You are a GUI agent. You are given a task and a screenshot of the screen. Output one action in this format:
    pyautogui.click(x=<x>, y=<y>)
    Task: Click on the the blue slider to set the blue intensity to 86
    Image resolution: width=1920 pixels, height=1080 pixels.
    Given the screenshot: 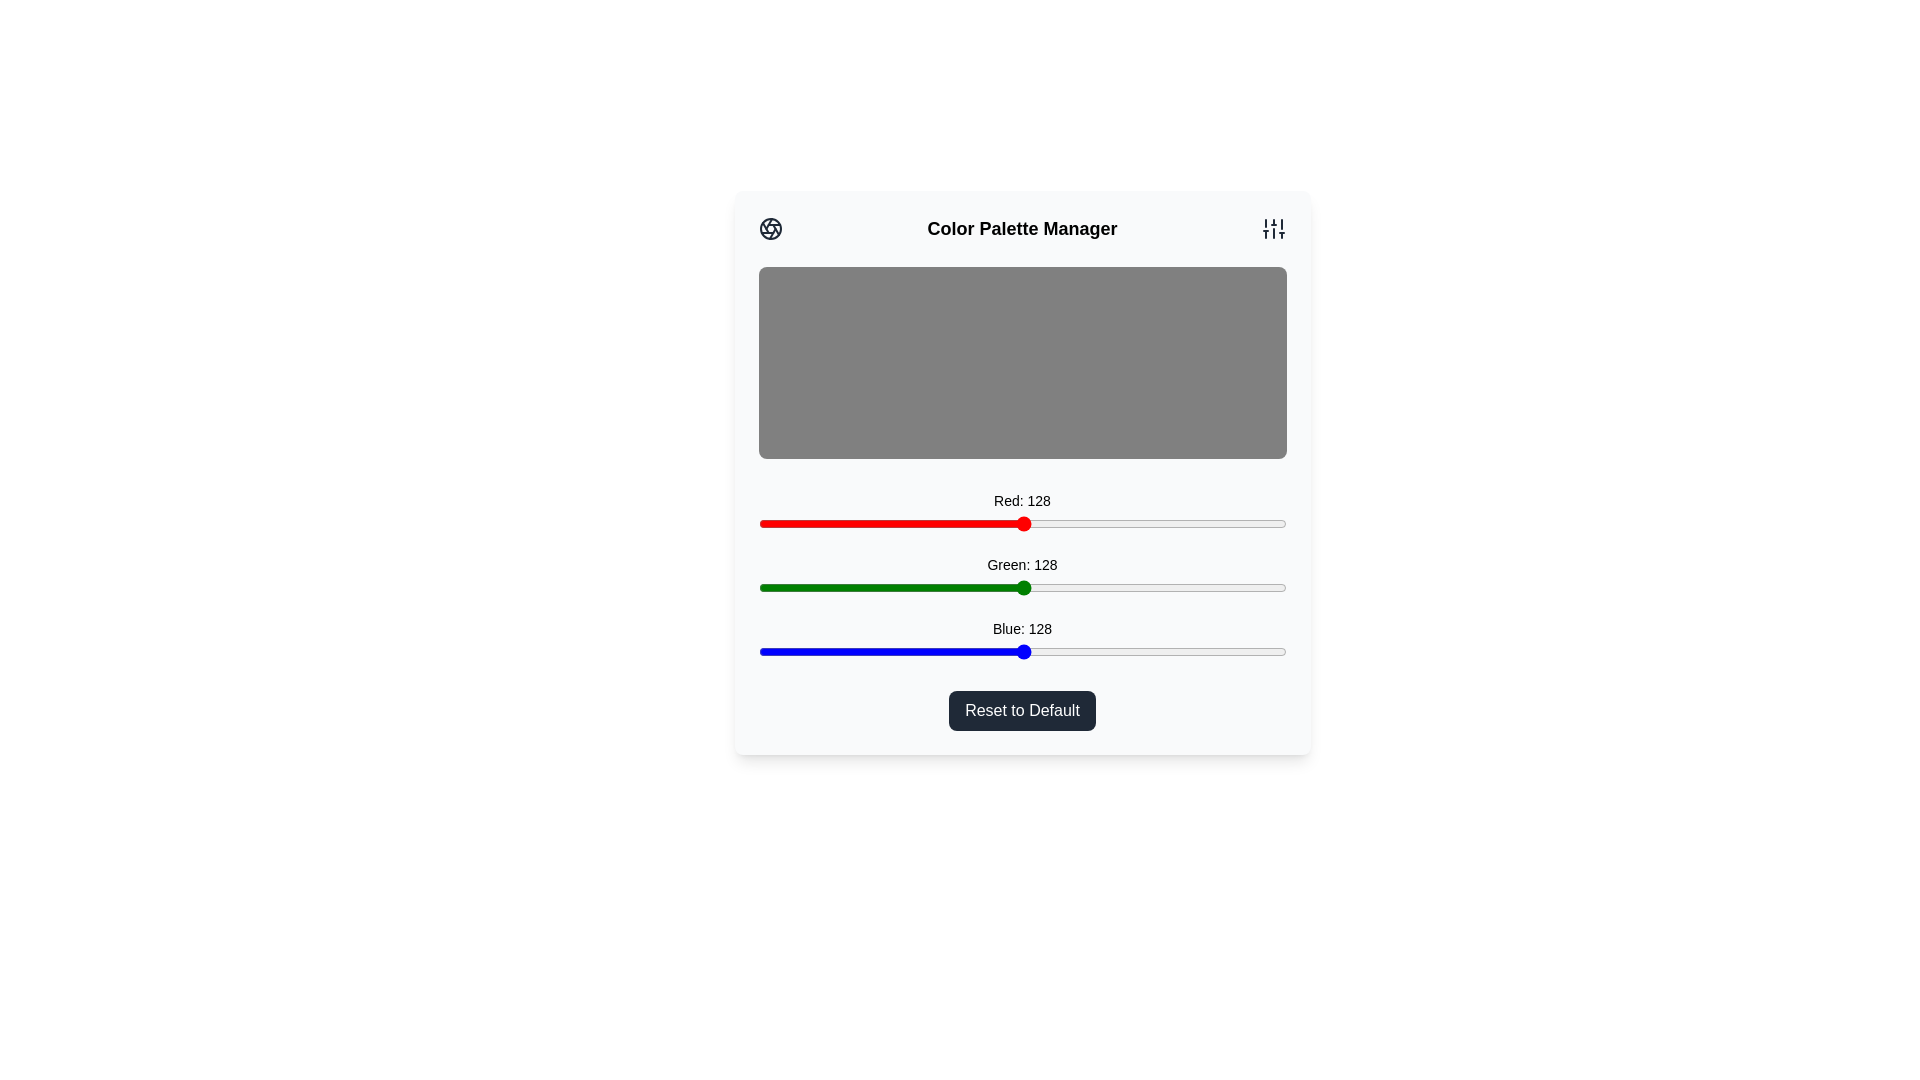 What is the action you would take?
    pyautogui.click(x=935, y=651)
    